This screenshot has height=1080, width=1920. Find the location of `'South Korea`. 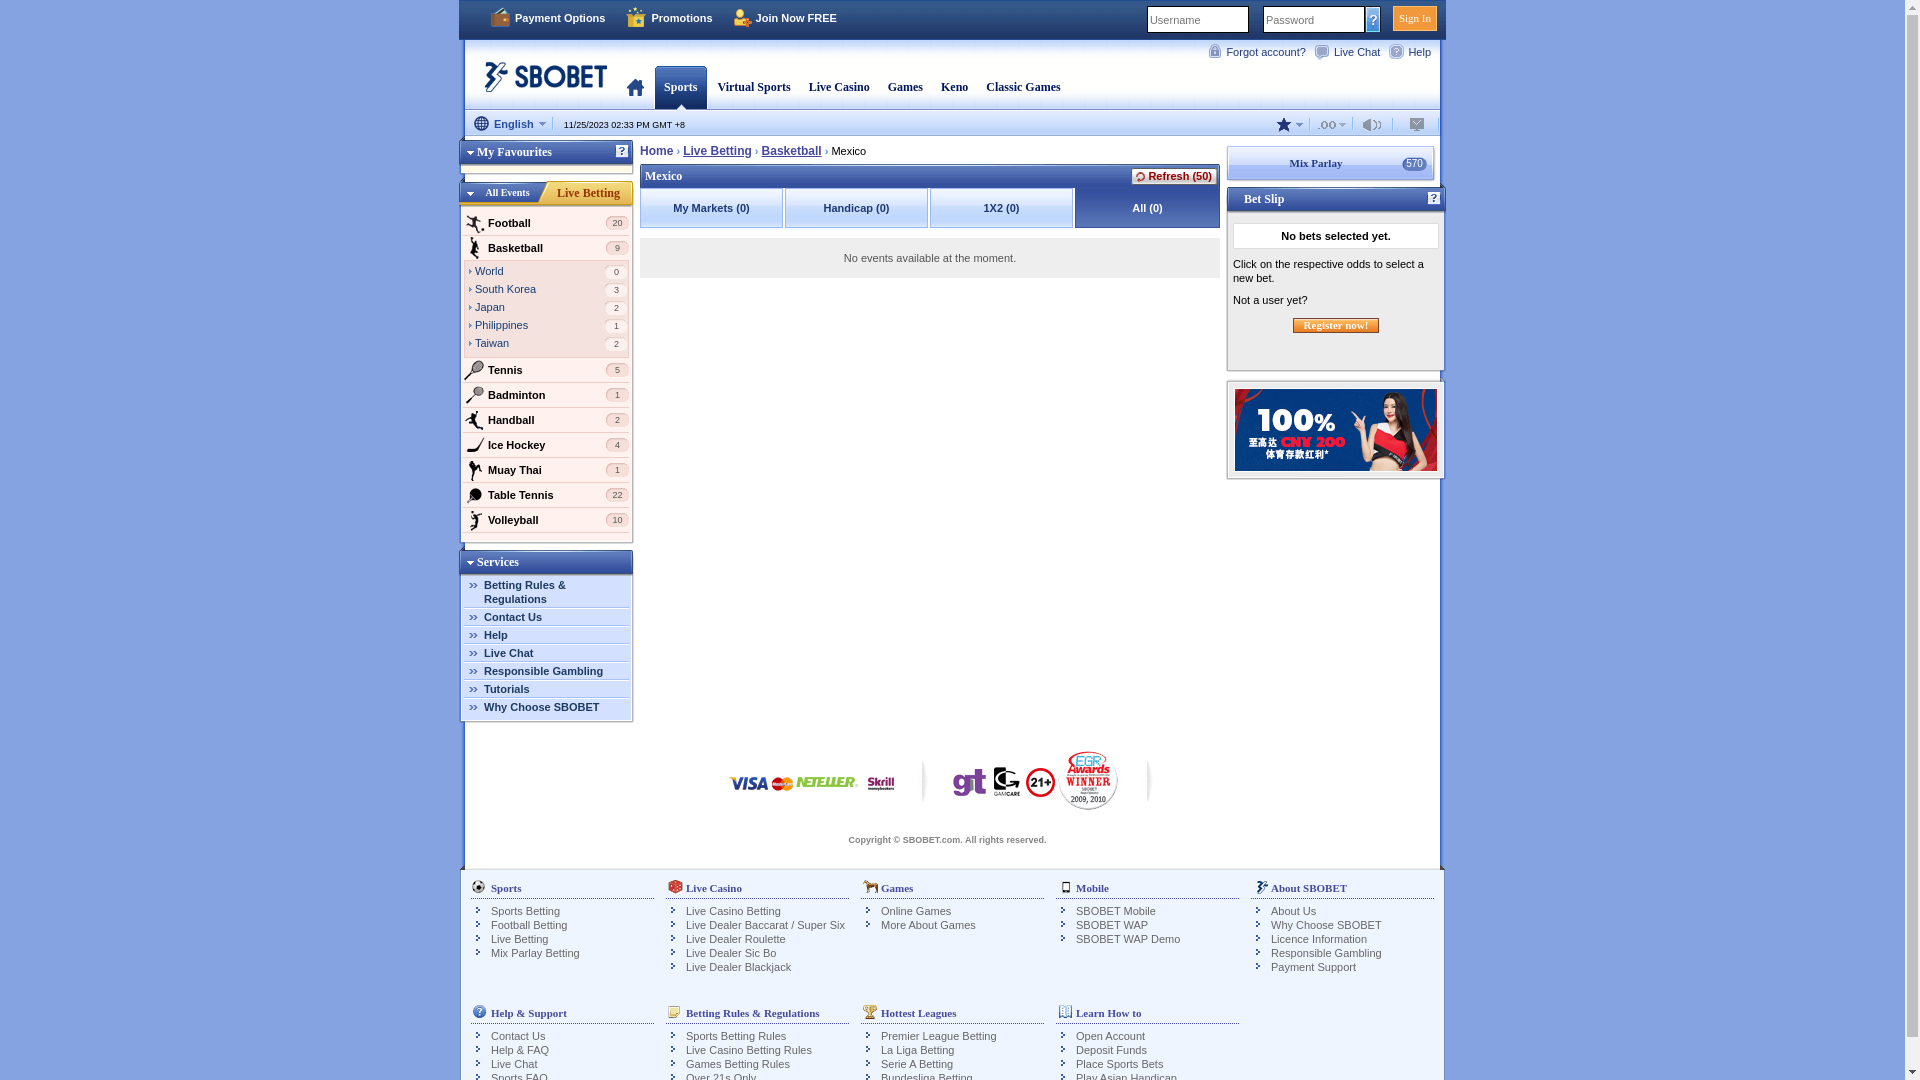

'South Korea is located at coordinates (474, 290).